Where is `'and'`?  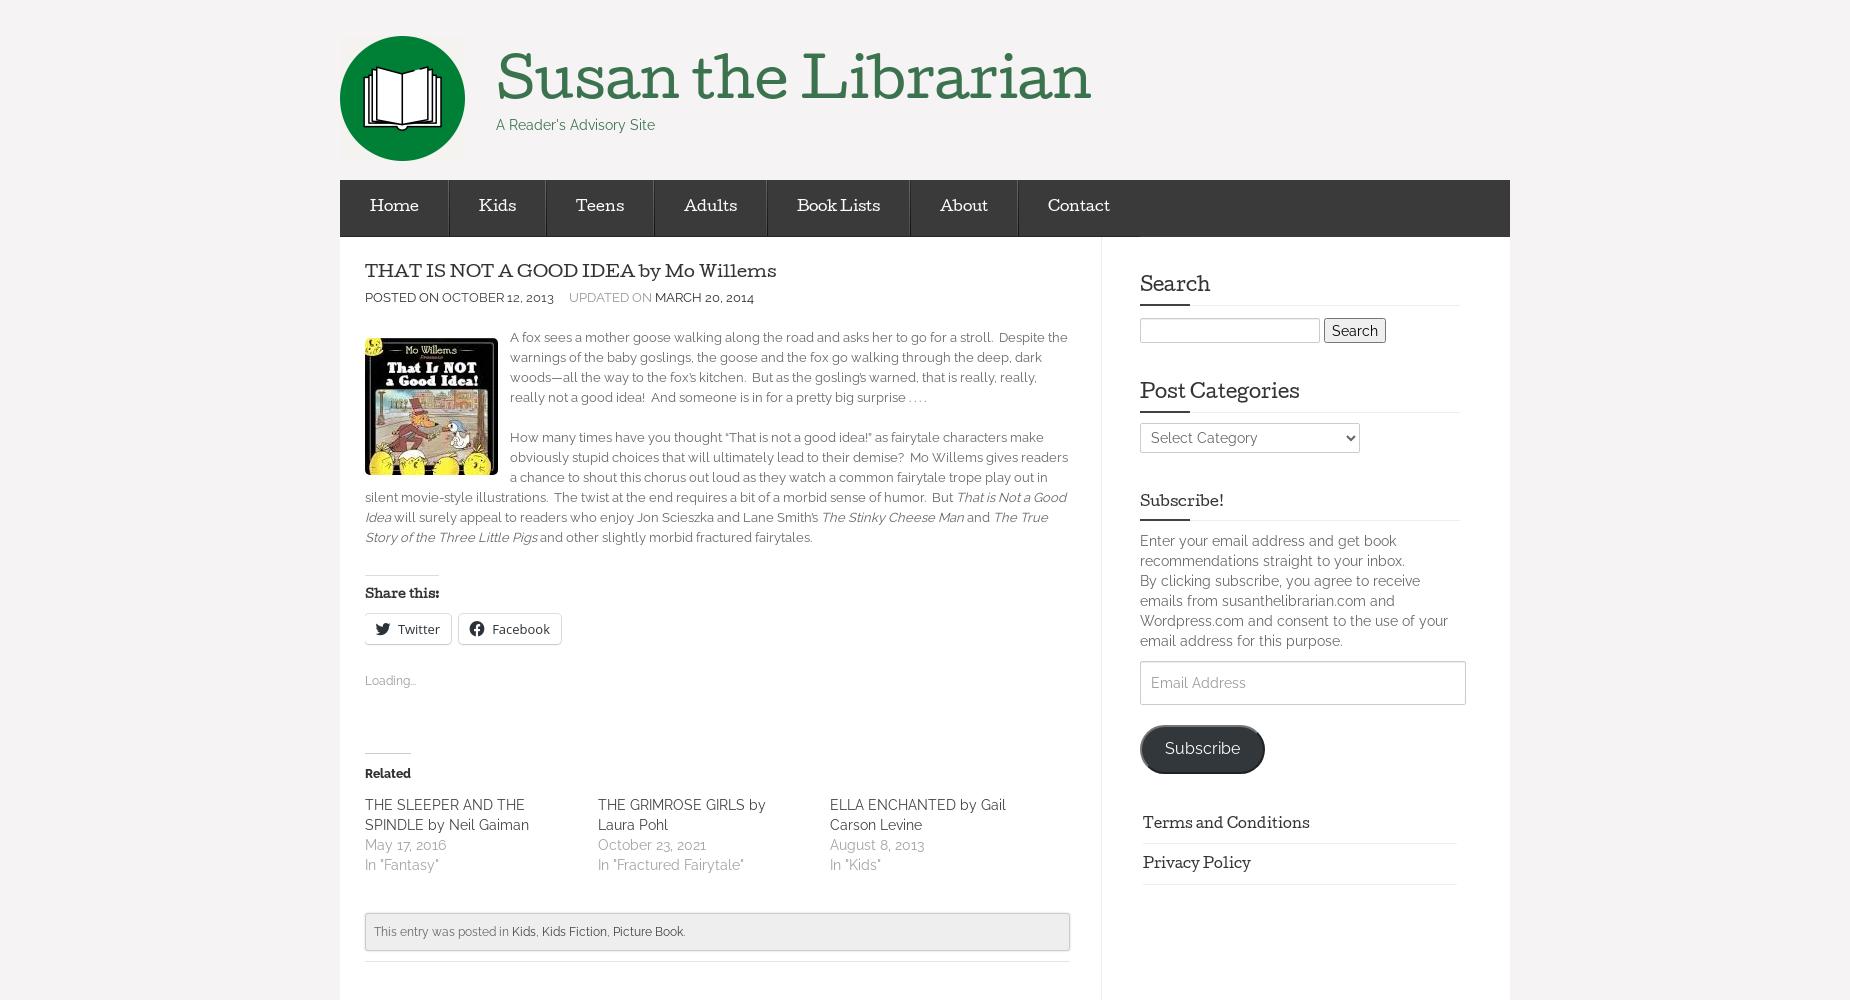 'and' is located at coordinates (978, 517).